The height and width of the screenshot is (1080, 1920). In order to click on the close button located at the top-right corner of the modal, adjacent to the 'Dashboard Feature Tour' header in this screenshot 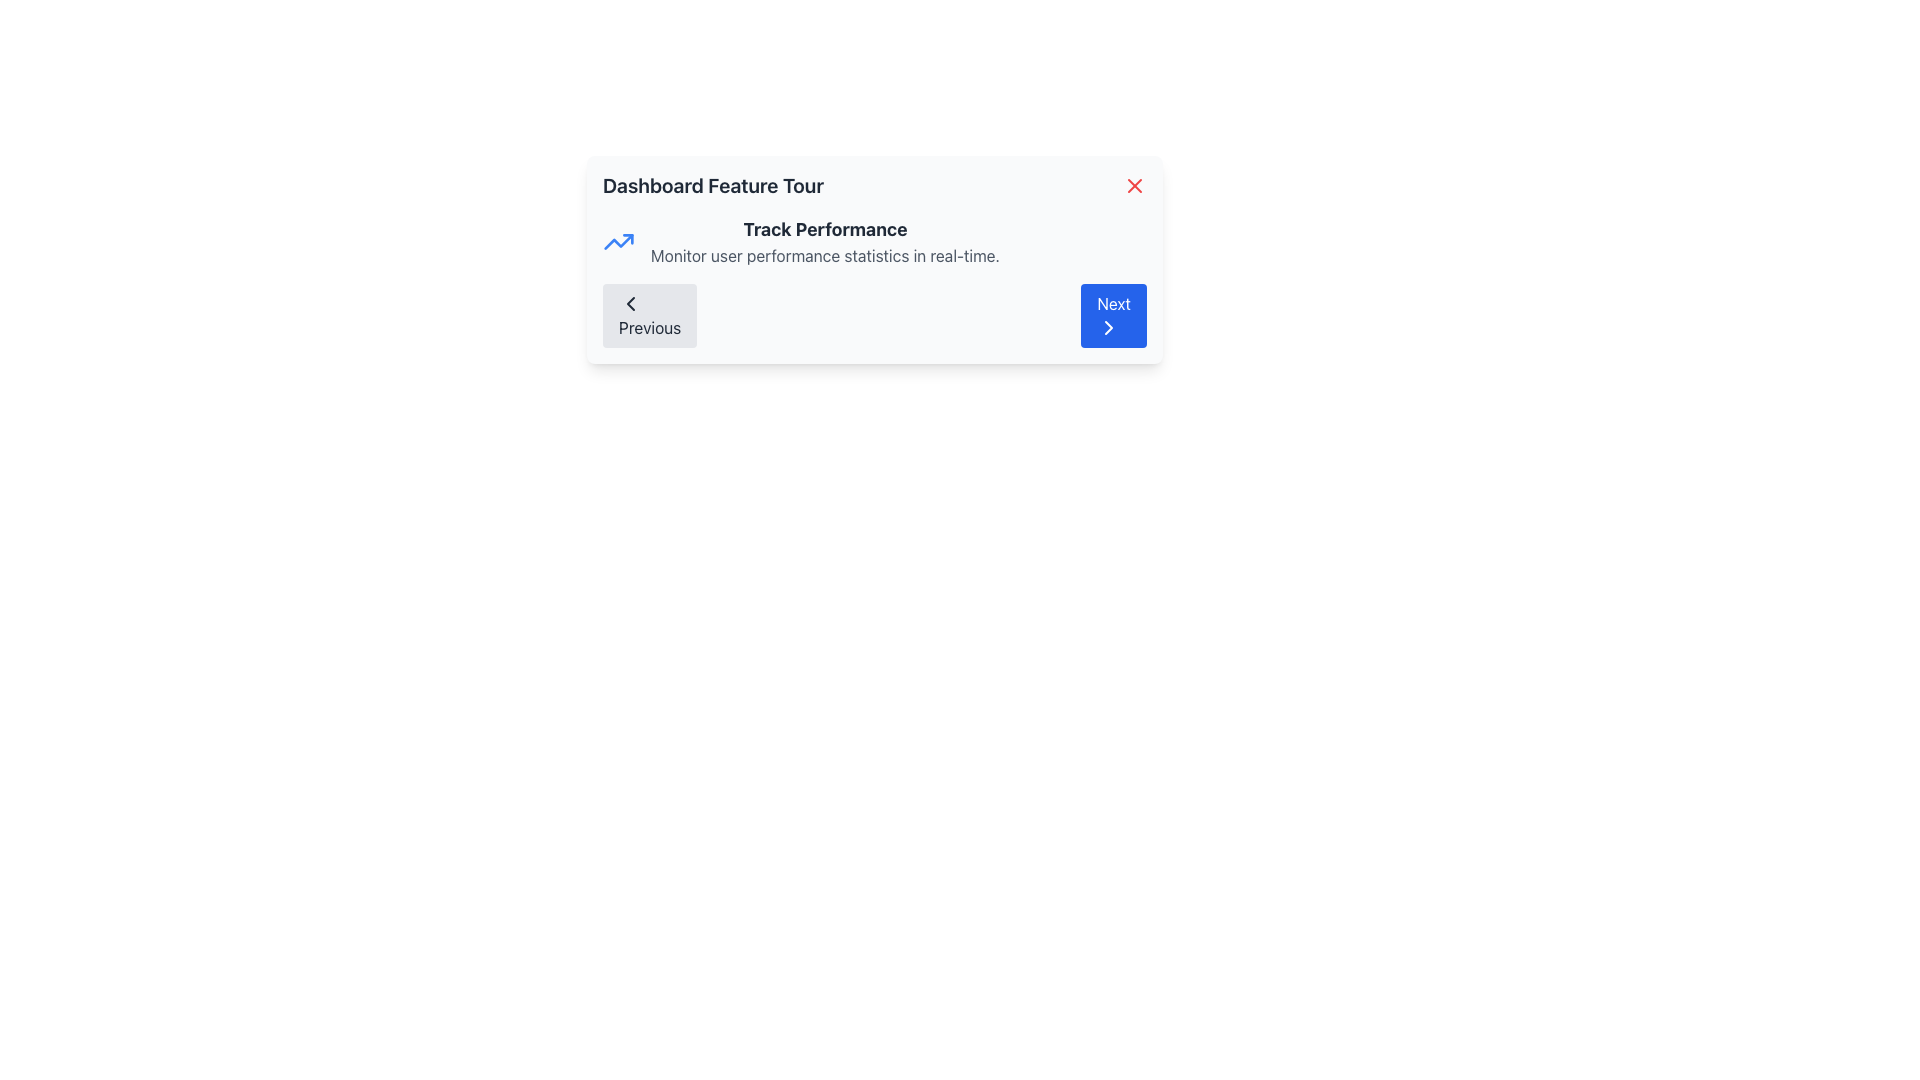, I will do `click(1134, 185)`.